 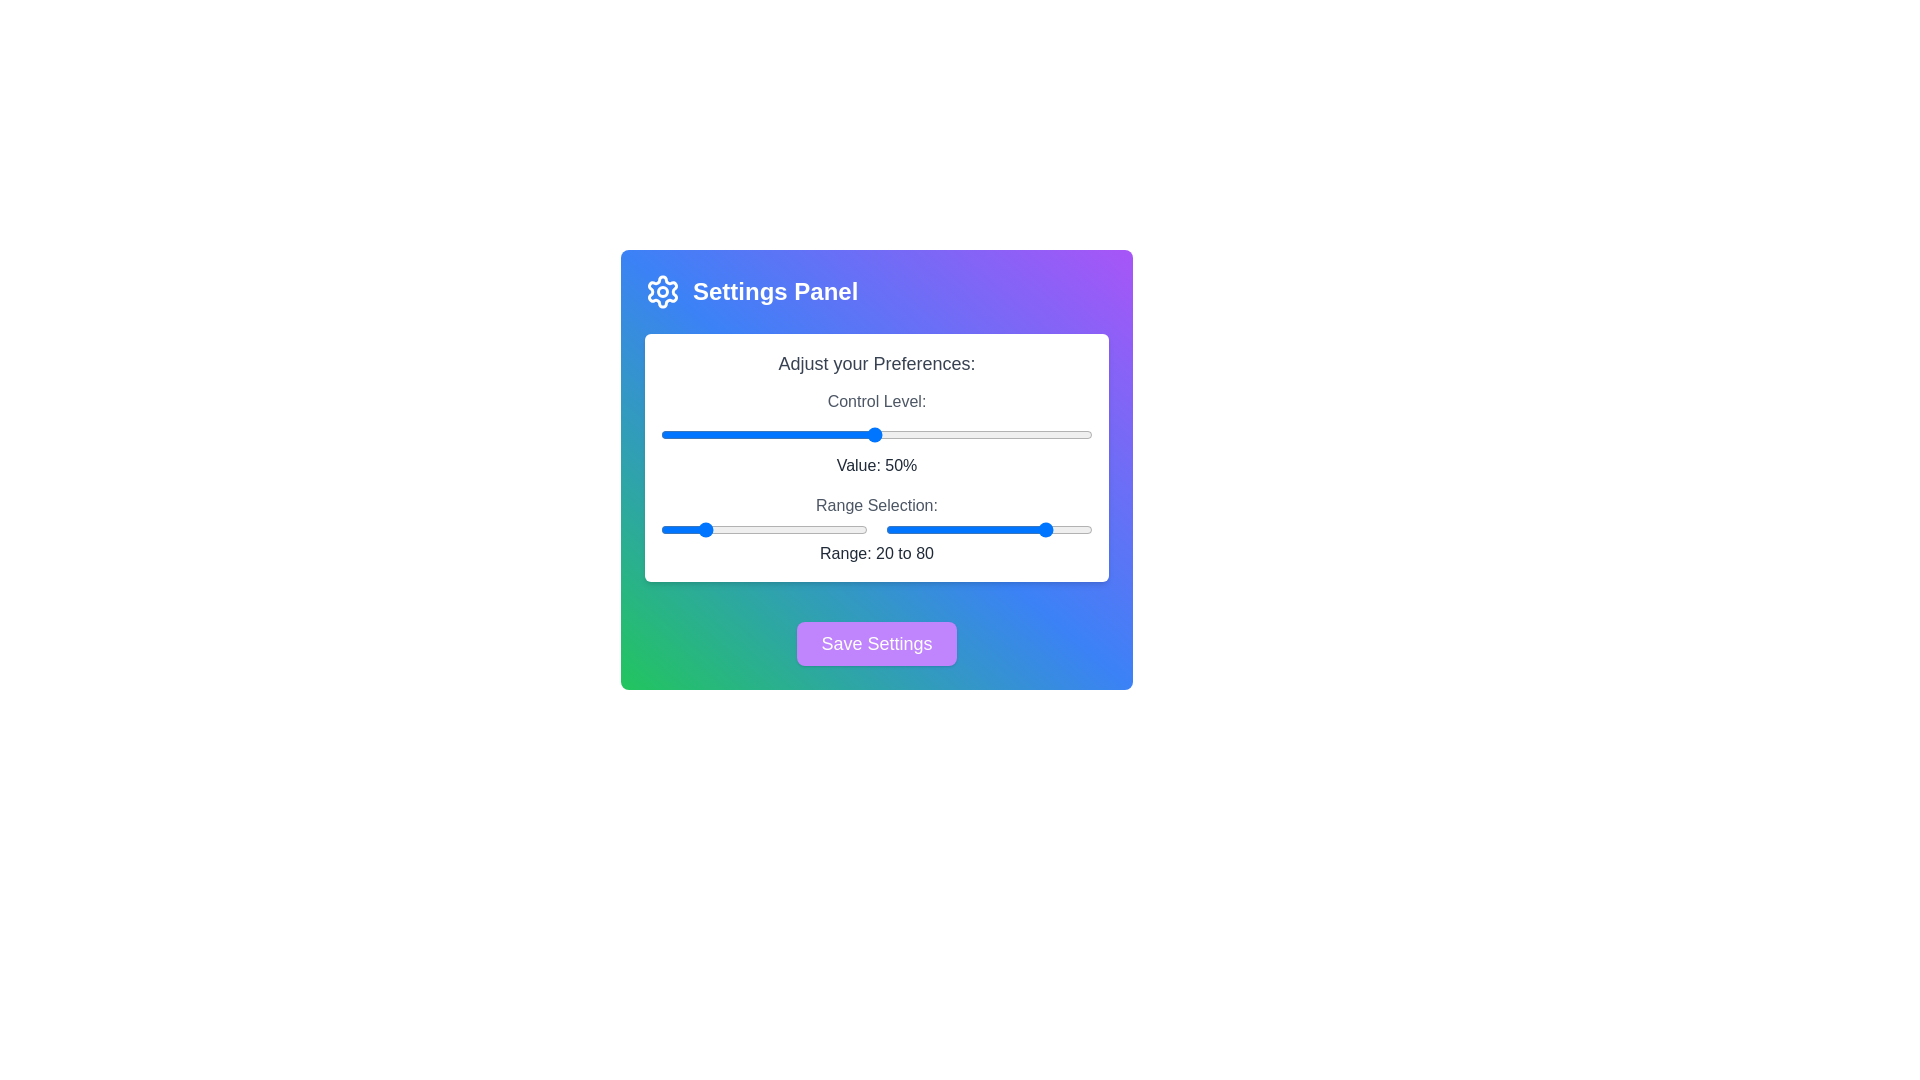 What do you see at coordinates (870, 434) in the screenshot?
I see `the control level` at bounding box center [870, 434].